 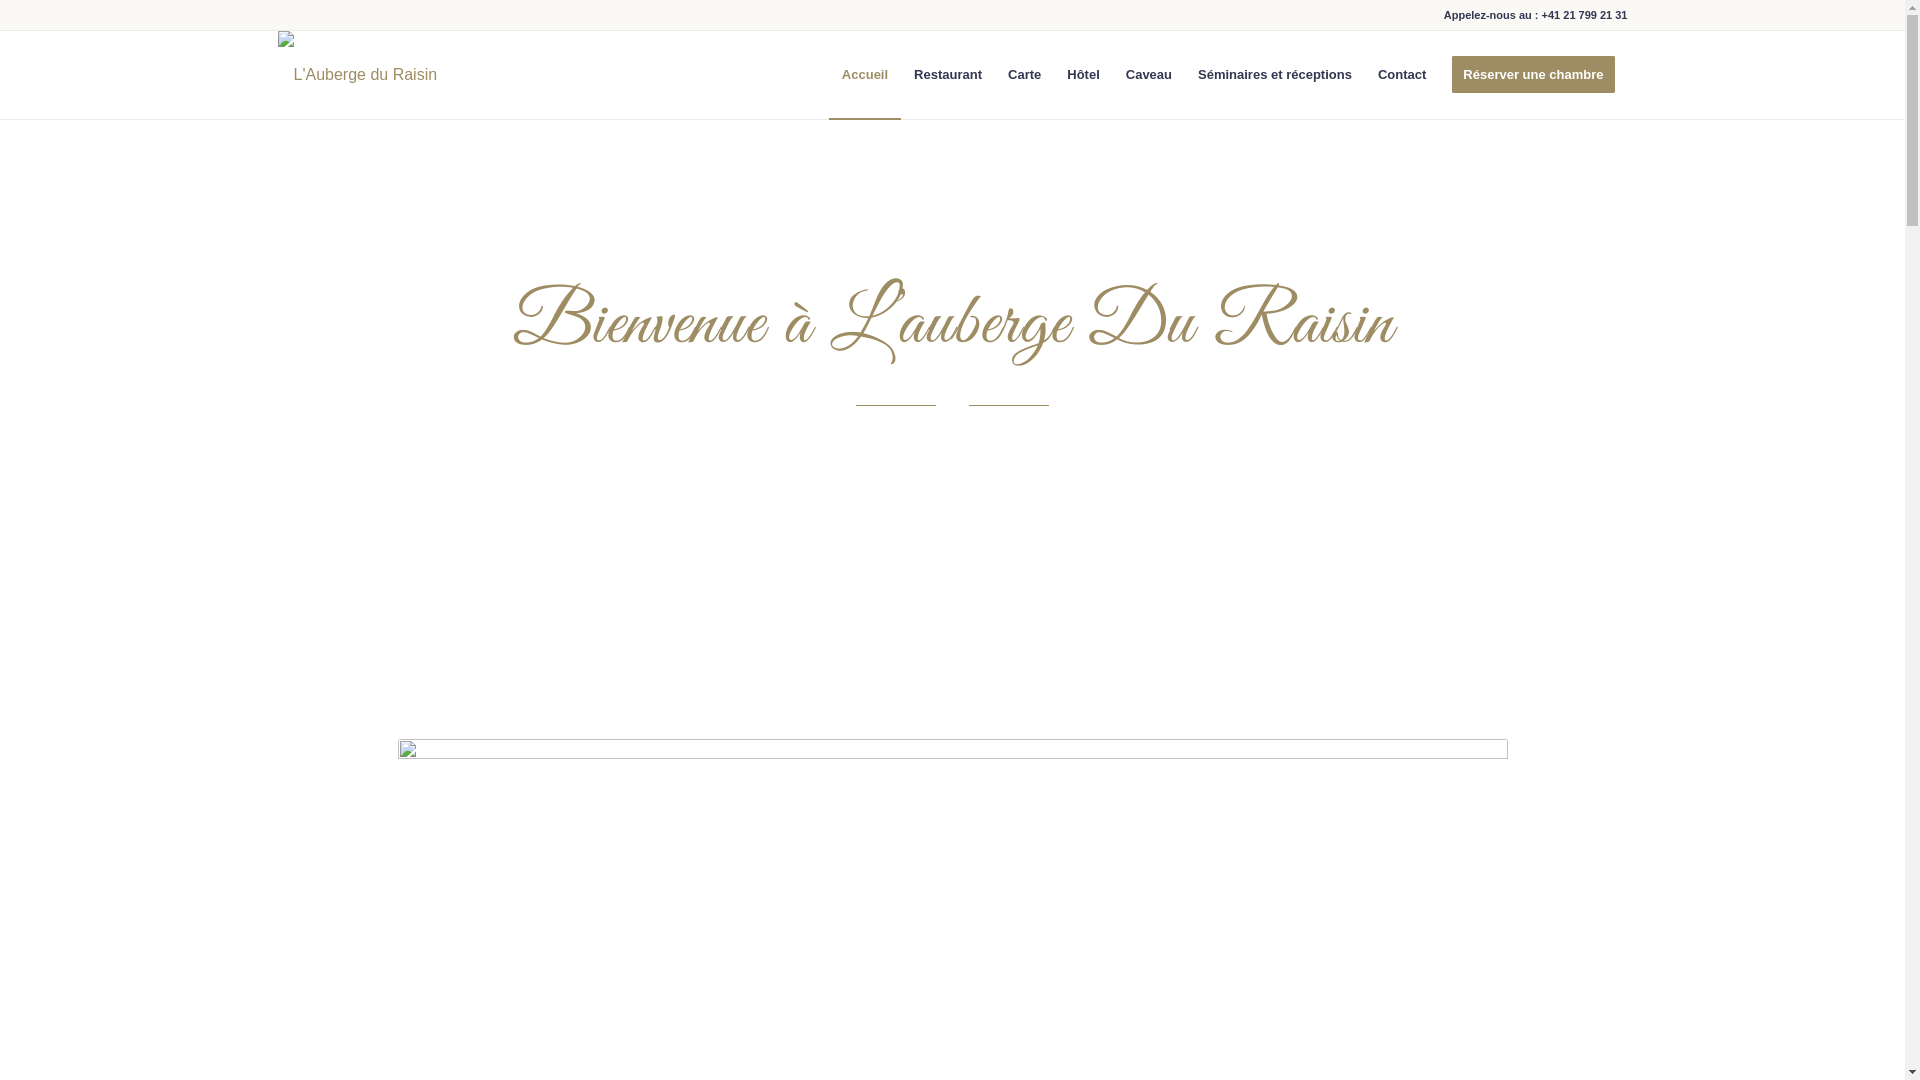 What do you see at coordinates (1148, 73) in the screenshot?
I see `'Caveau'` at bounding box center [1148, 73].